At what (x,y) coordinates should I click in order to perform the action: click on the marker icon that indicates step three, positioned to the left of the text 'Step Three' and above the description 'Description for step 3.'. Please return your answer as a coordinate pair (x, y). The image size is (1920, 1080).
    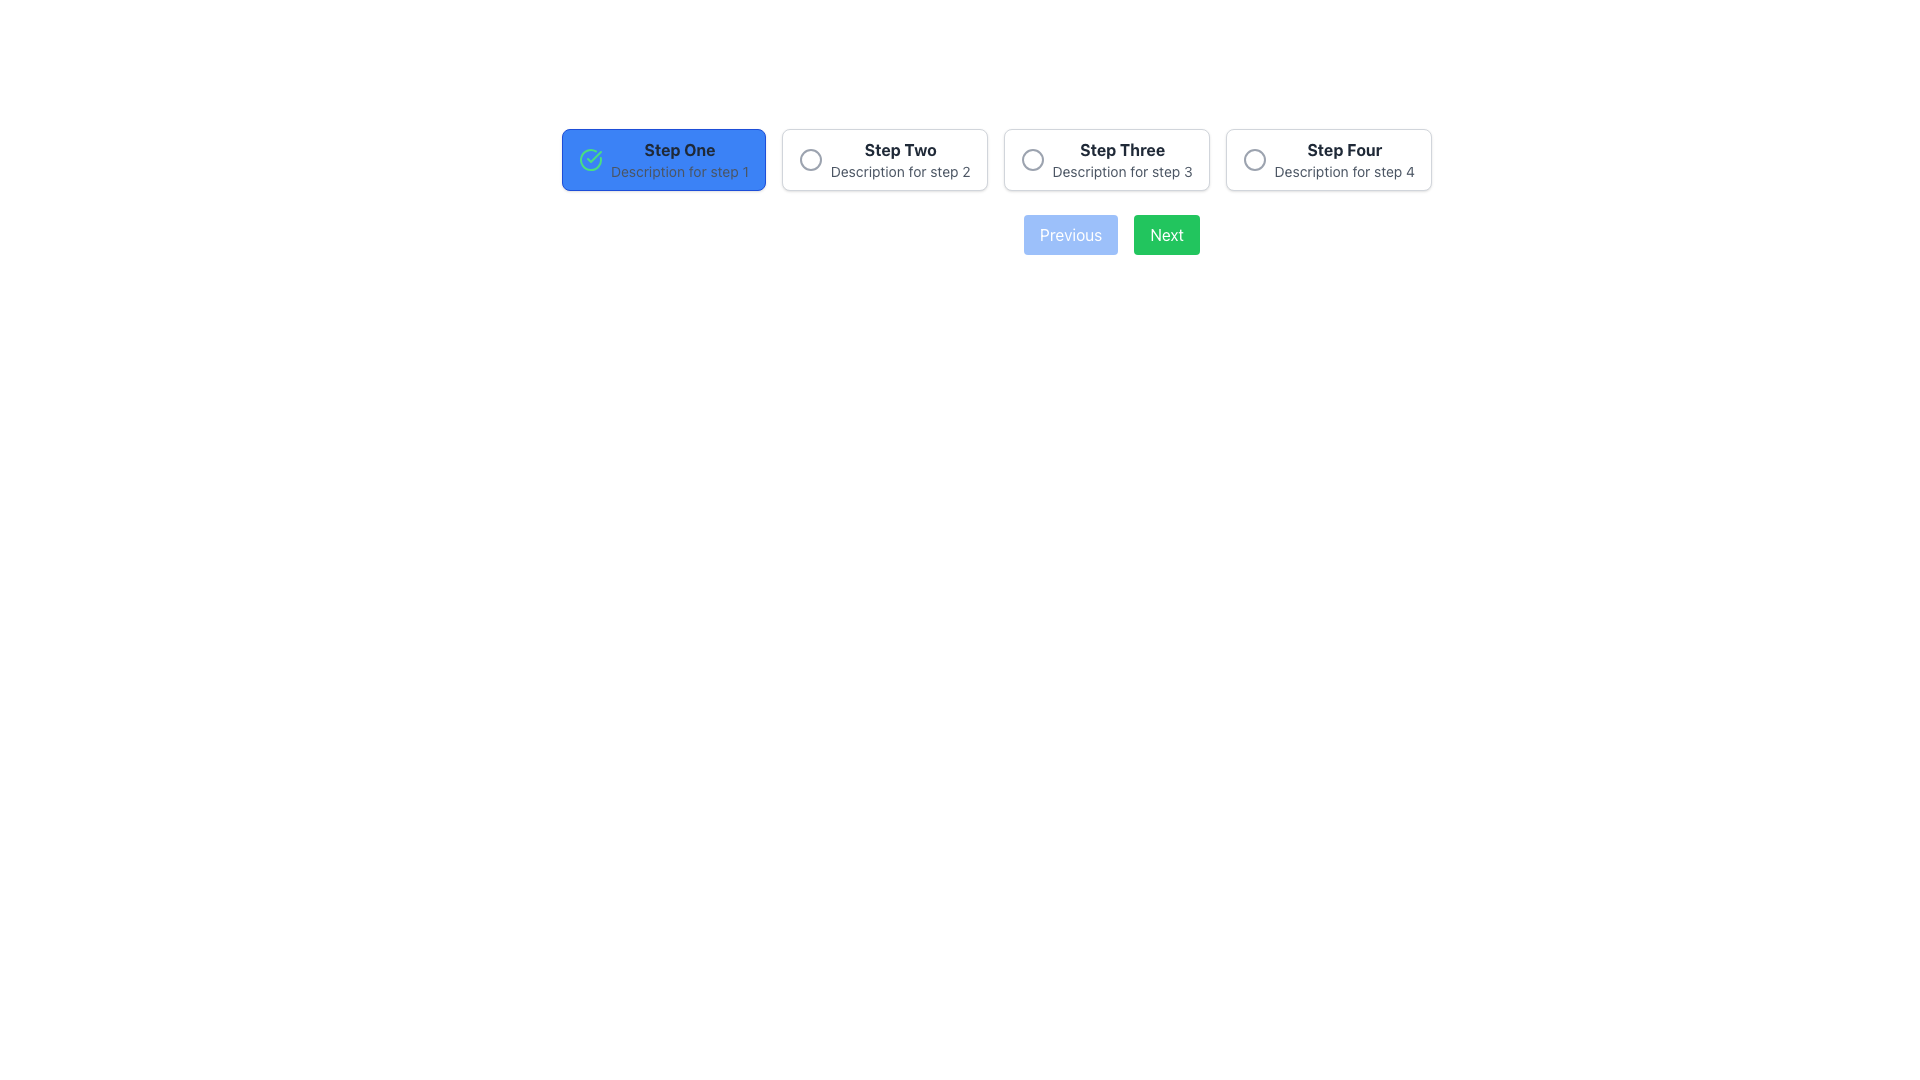
    Looking at the image, I should click on (1032, 158).